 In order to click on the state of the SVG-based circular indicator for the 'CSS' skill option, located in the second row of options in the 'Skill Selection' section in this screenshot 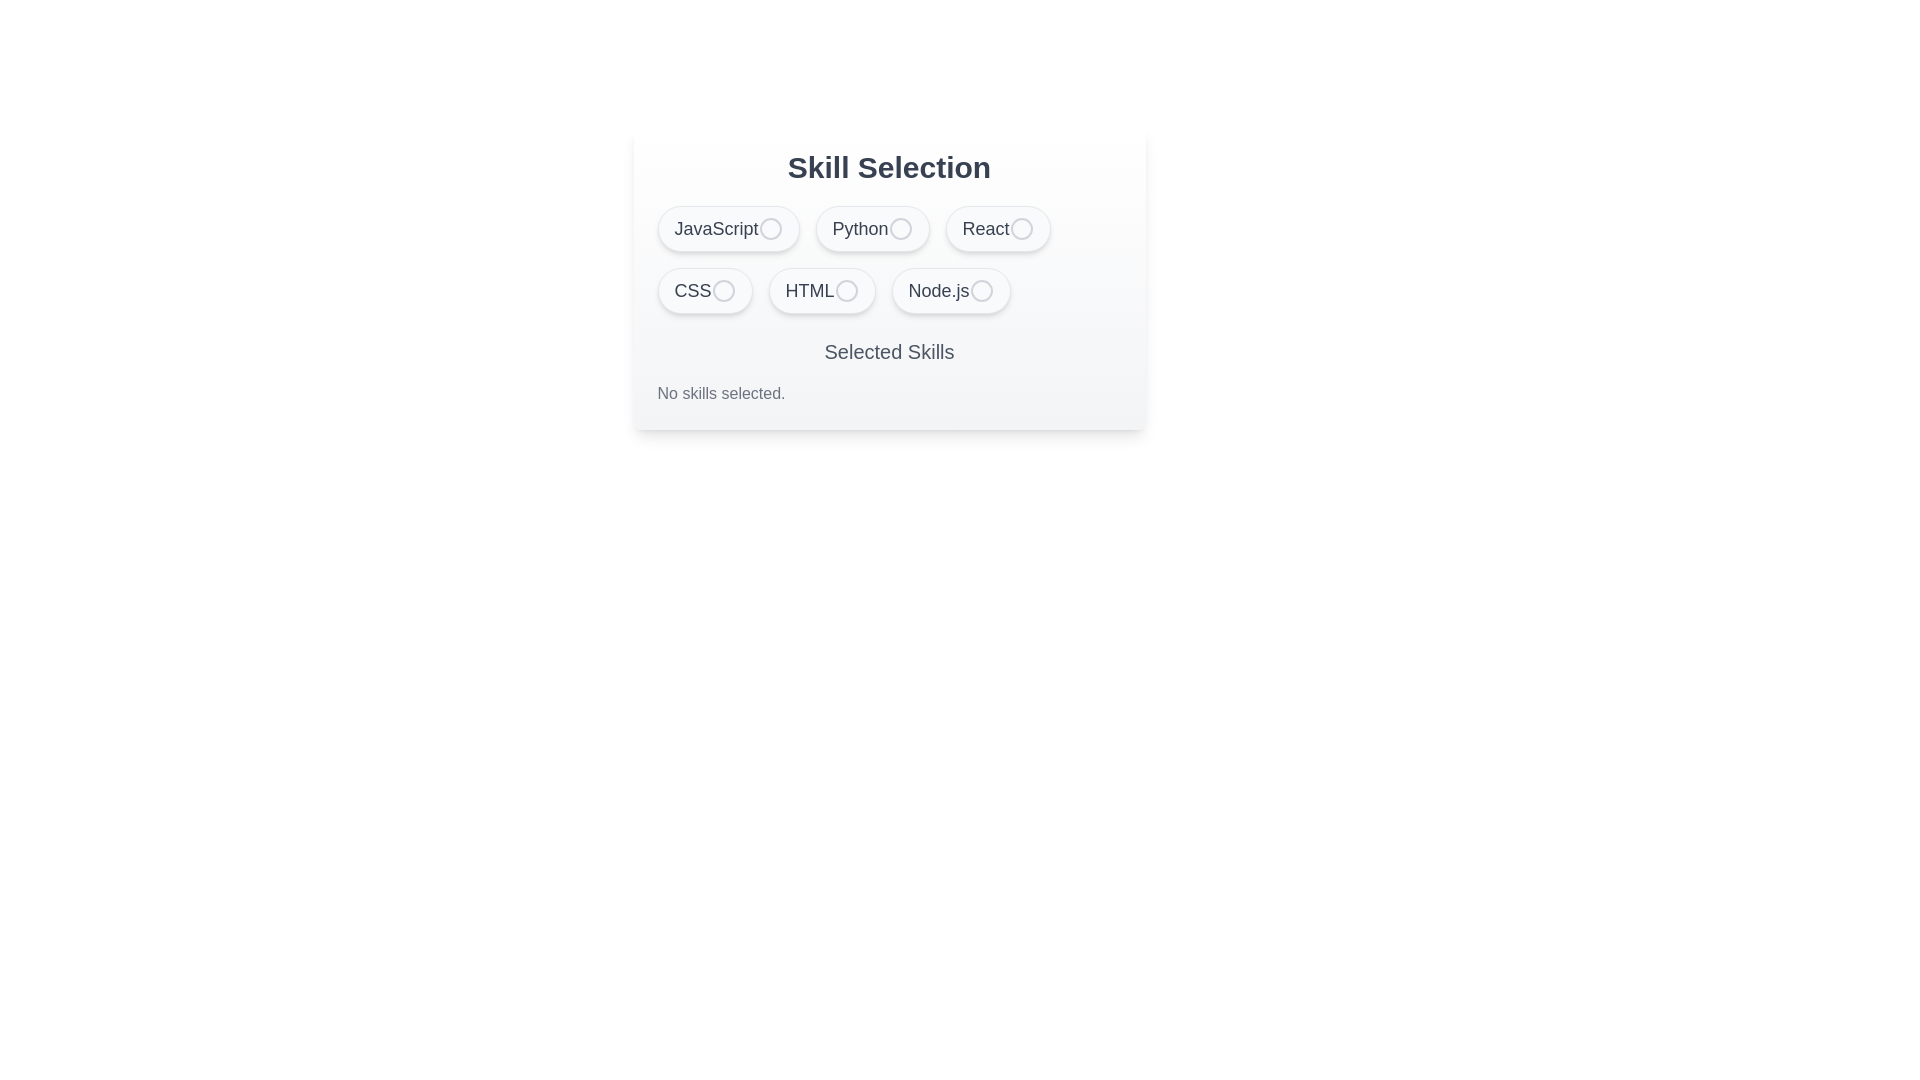, I will do `click(722, 290)`.